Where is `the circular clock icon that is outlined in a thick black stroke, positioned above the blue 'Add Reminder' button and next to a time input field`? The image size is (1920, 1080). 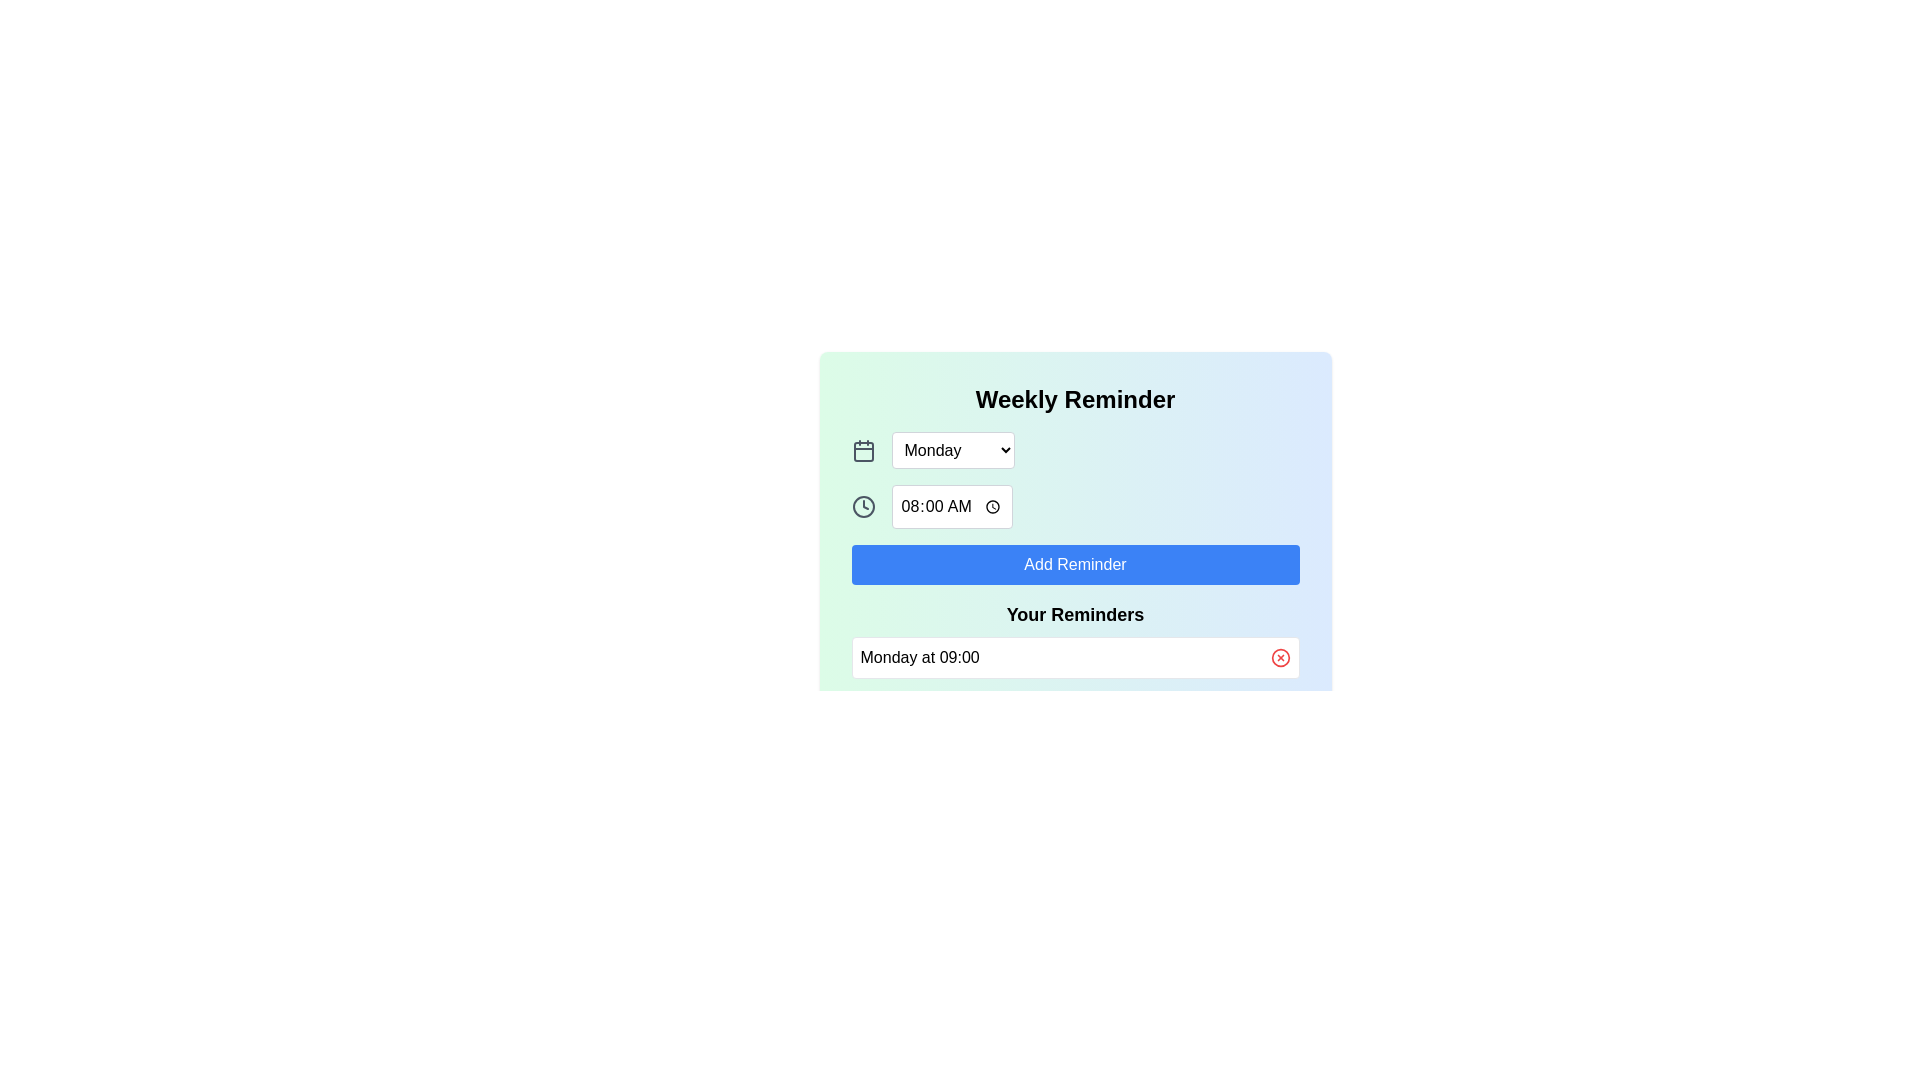 the circular clock icon that is outlined in a thick black stroke, positioned above the blue 'Add Reminder' button and next to a time input field is located at coordinates (863, 505).